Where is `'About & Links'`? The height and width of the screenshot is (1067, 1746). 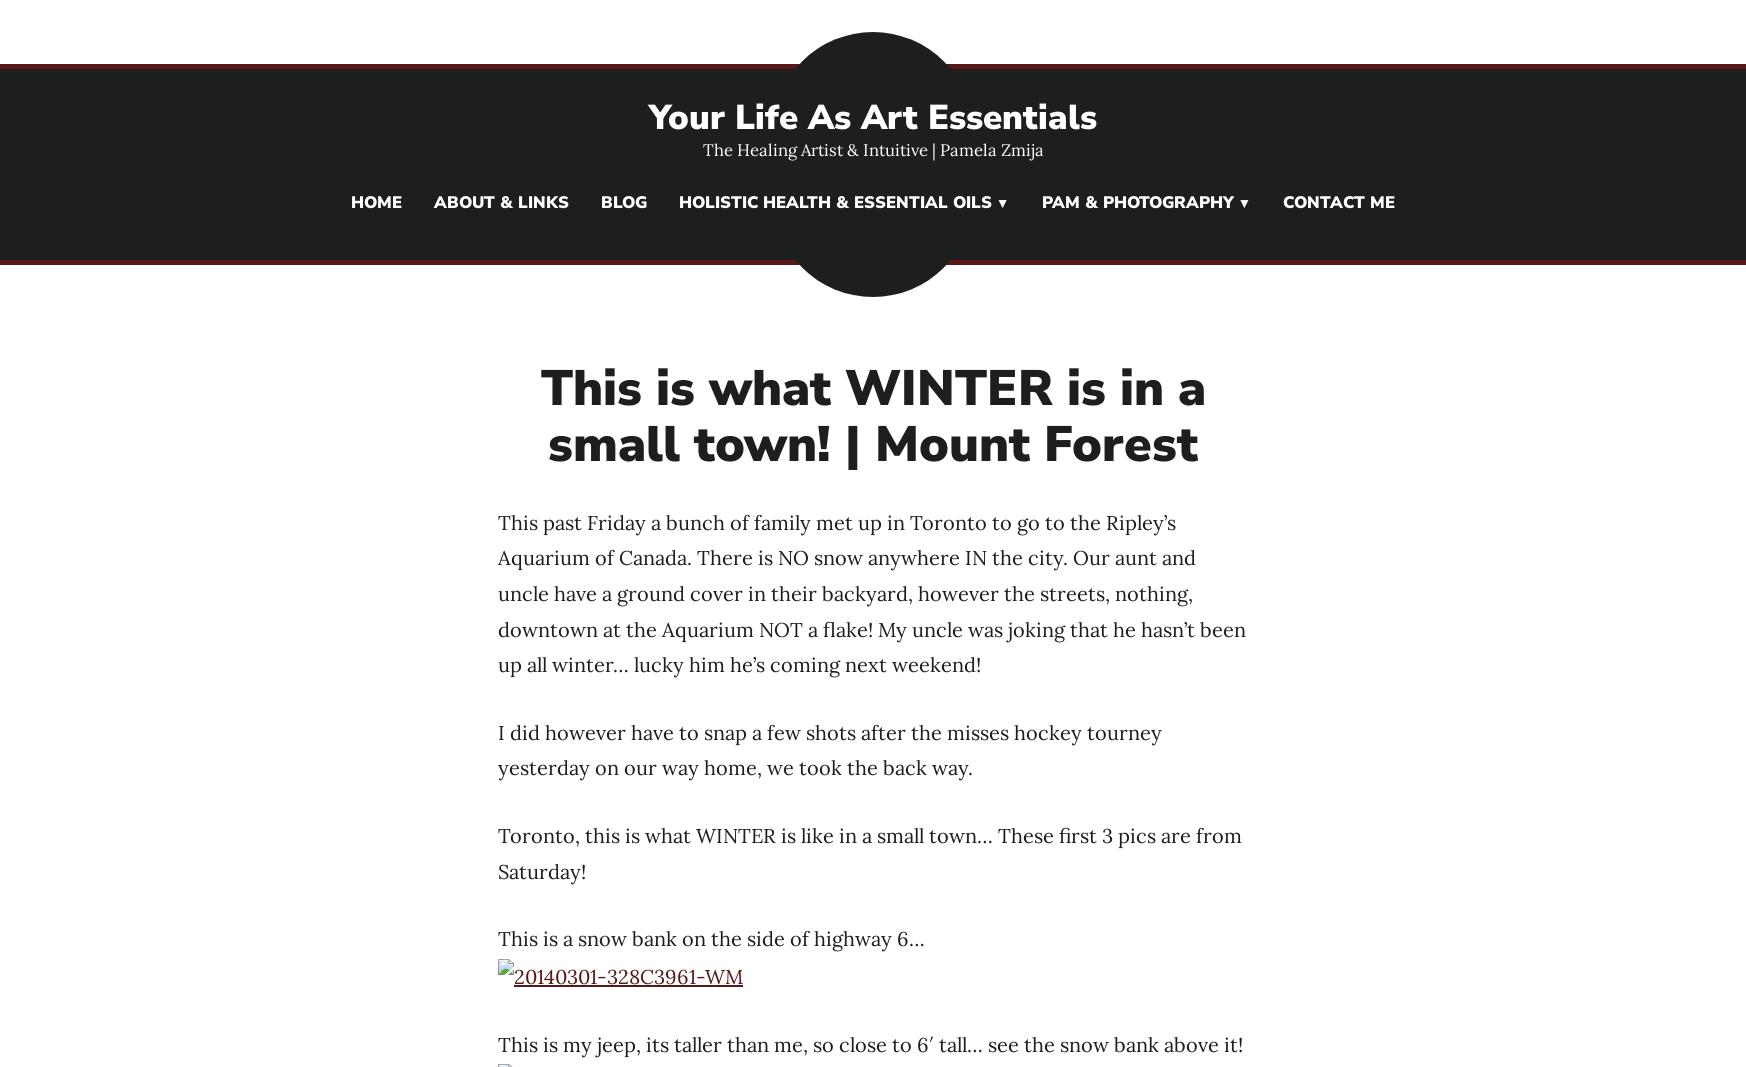 'About & Links' is located at coordinates (500, 202).